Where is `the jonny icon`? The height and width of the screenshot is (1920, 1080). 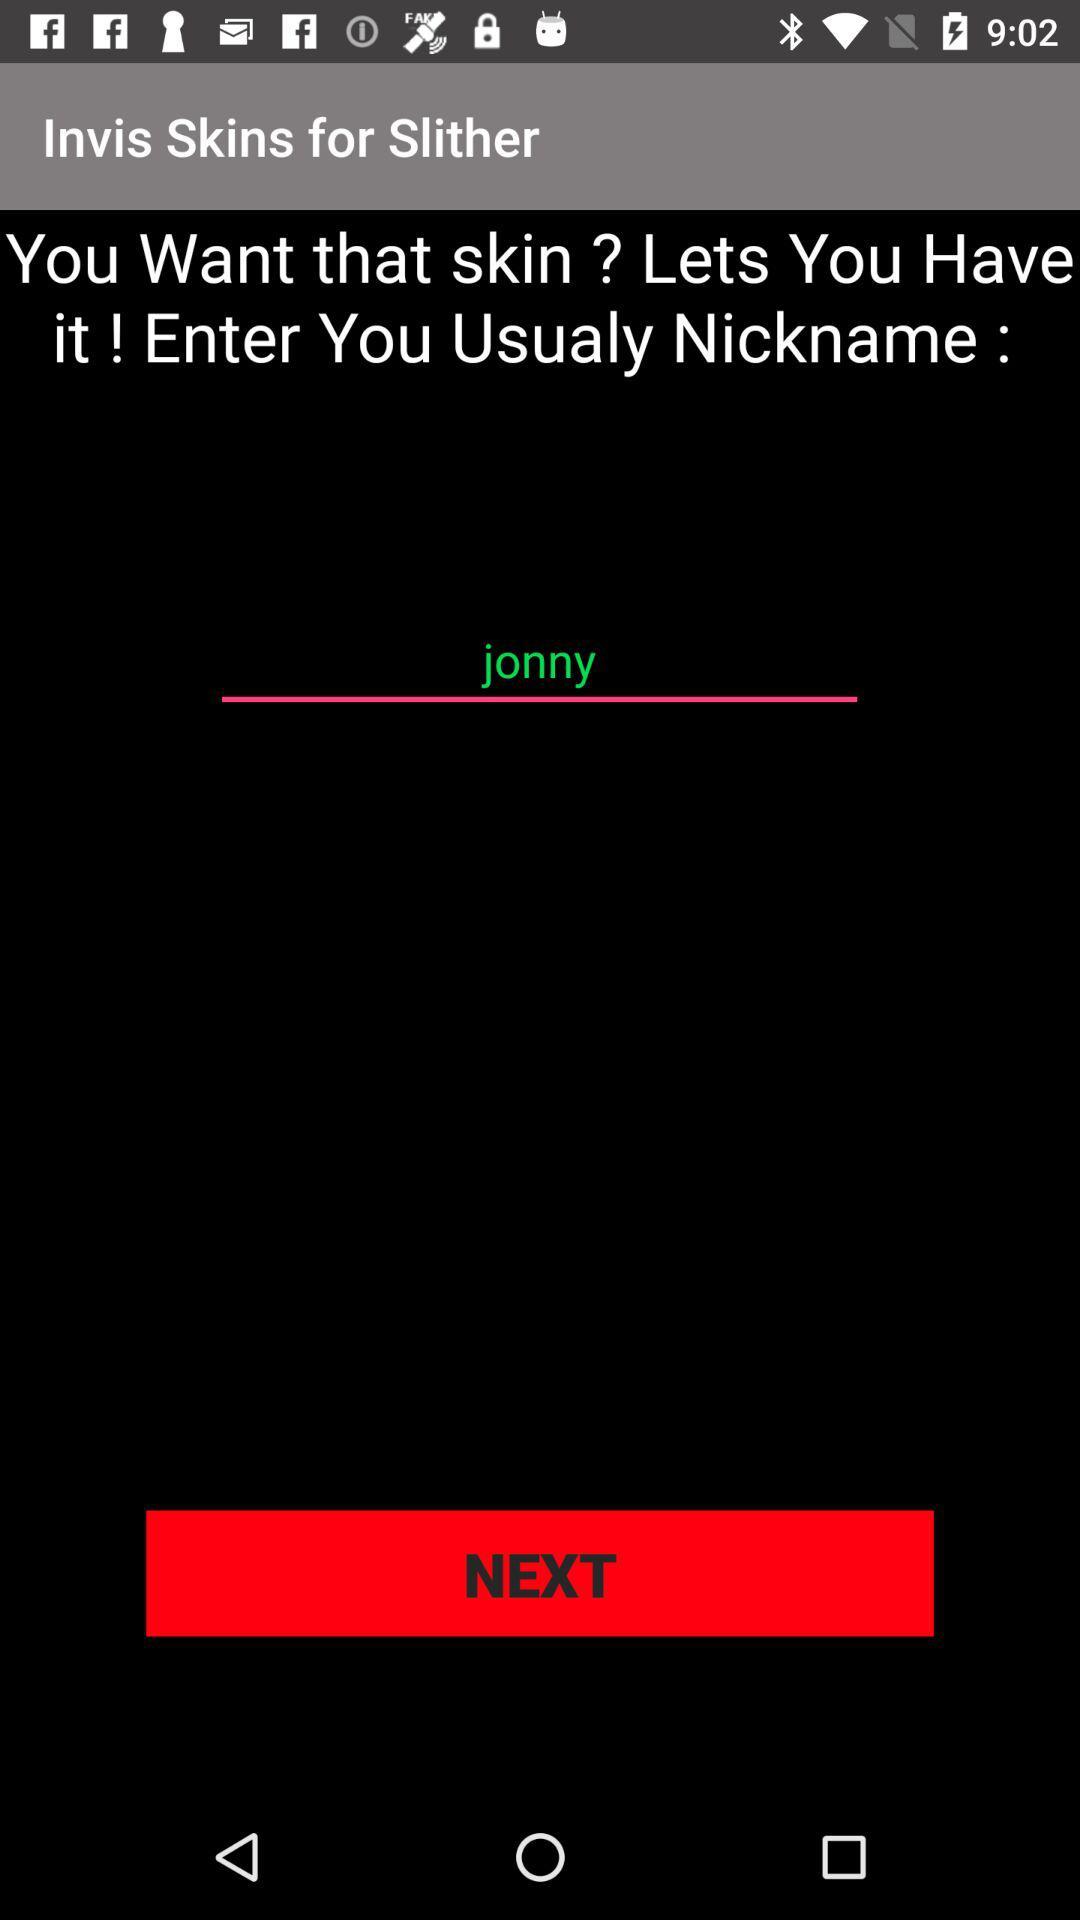
the jonny icon is located at coordinates (538, 660).